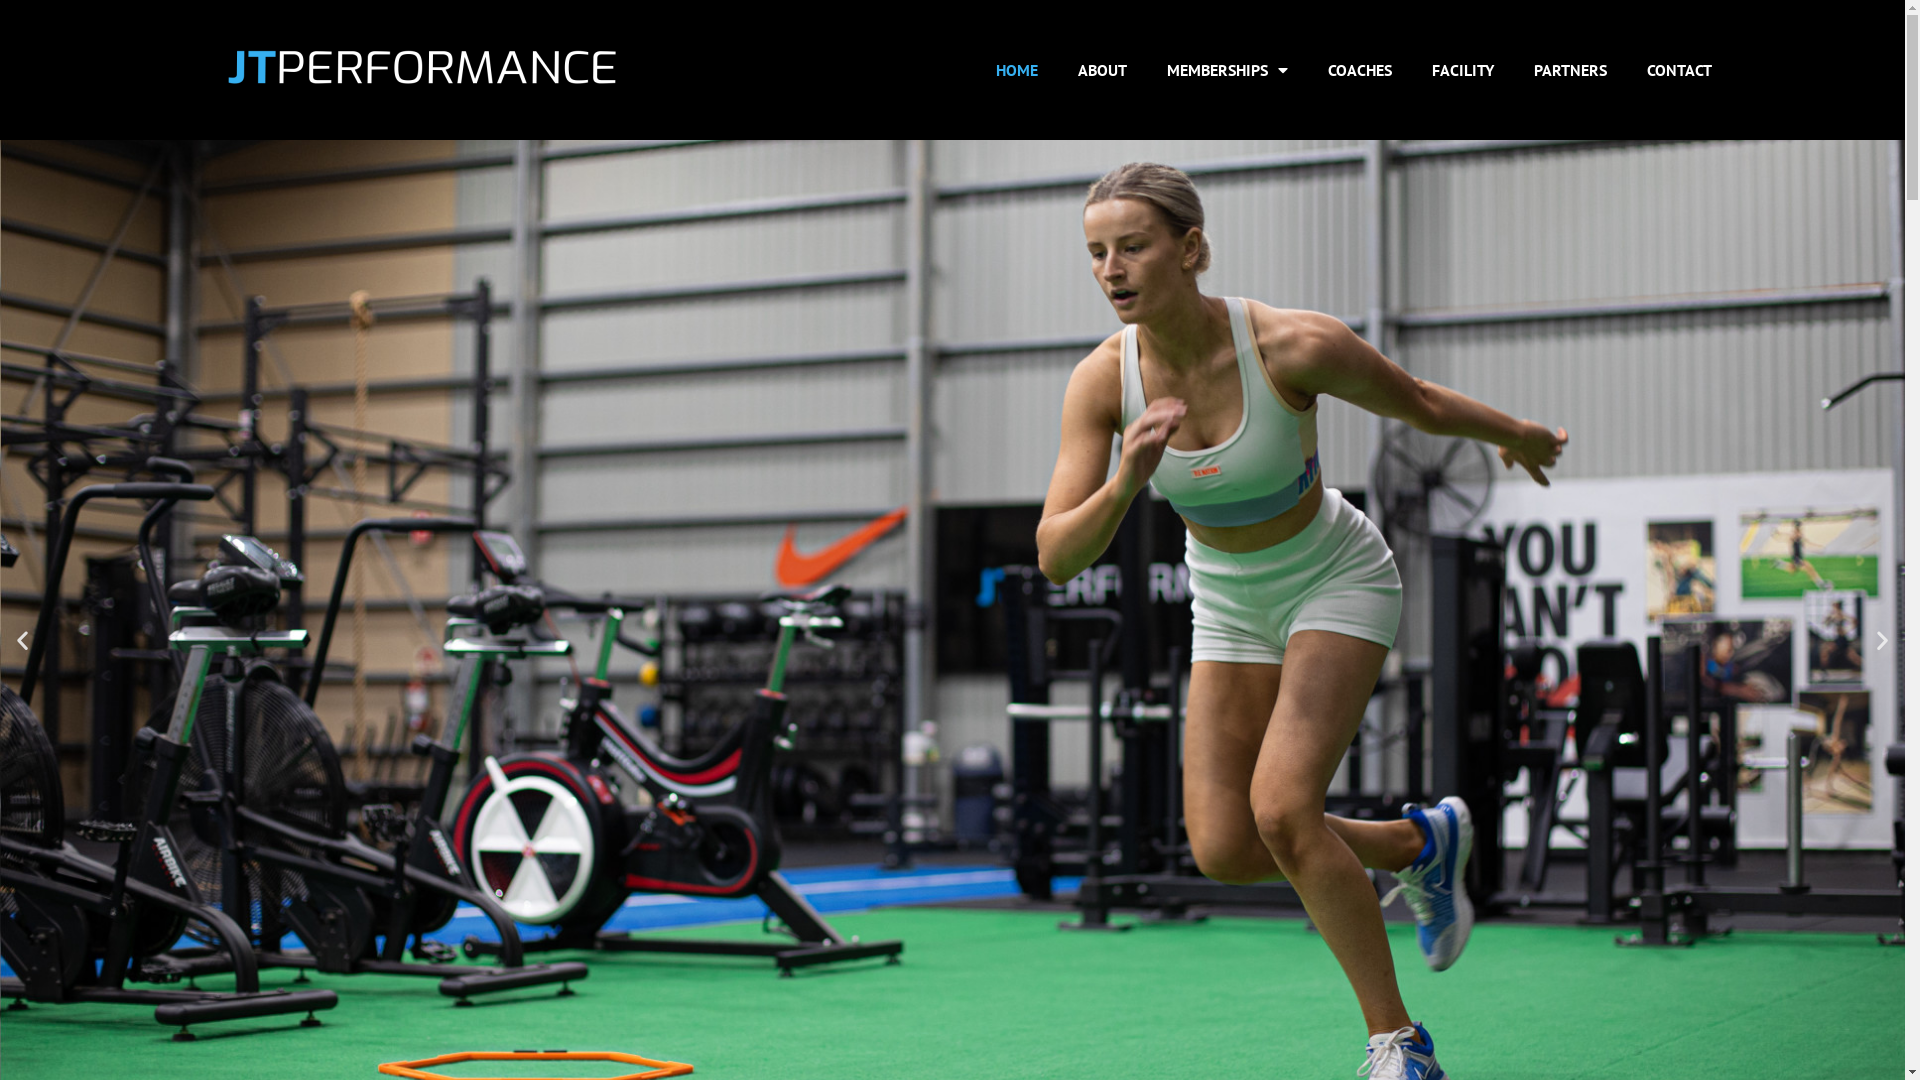  What do you see at coordinates (1410, 68) in the screenshot?
I see `'FACILITY'` at bounding box center [1410, 68].